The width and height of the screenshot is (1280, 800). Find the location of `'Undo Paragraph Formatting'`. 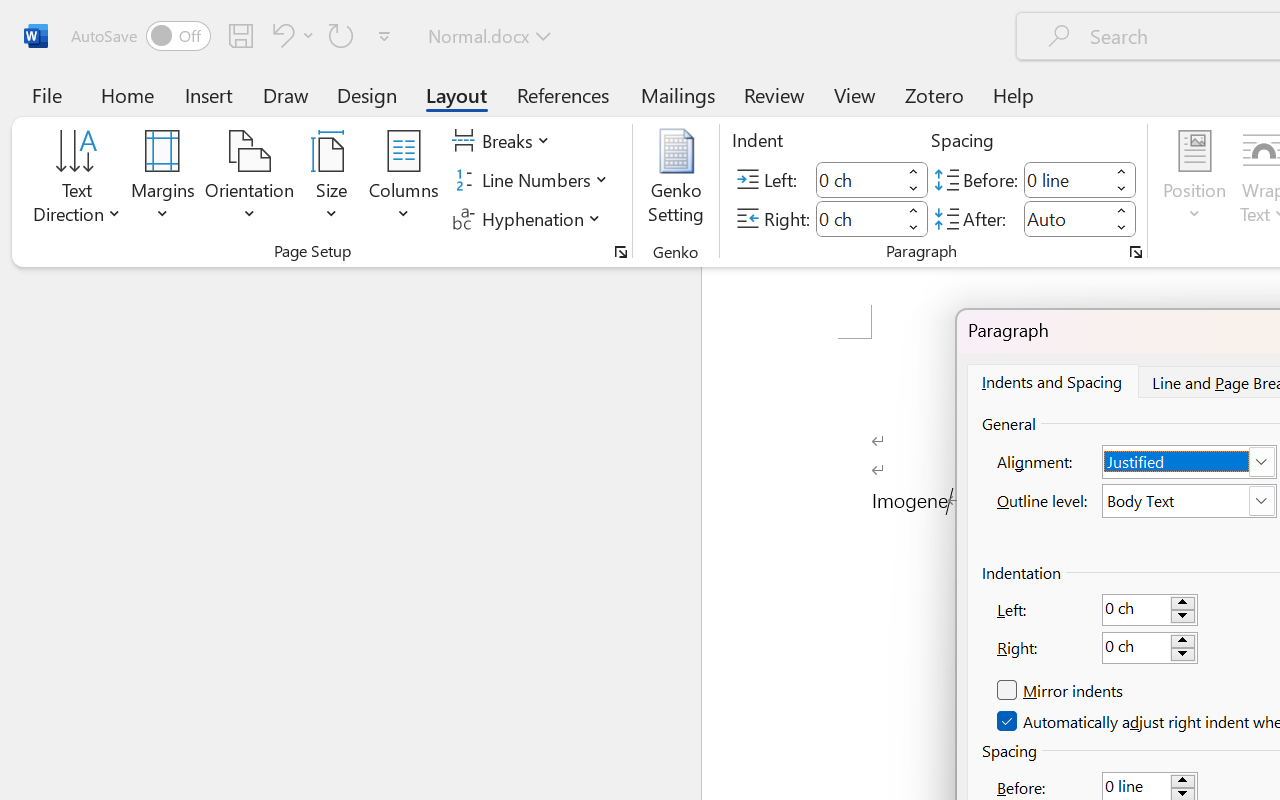

'Undo Paragraph Formatting' is located at coordinates (279, 34).